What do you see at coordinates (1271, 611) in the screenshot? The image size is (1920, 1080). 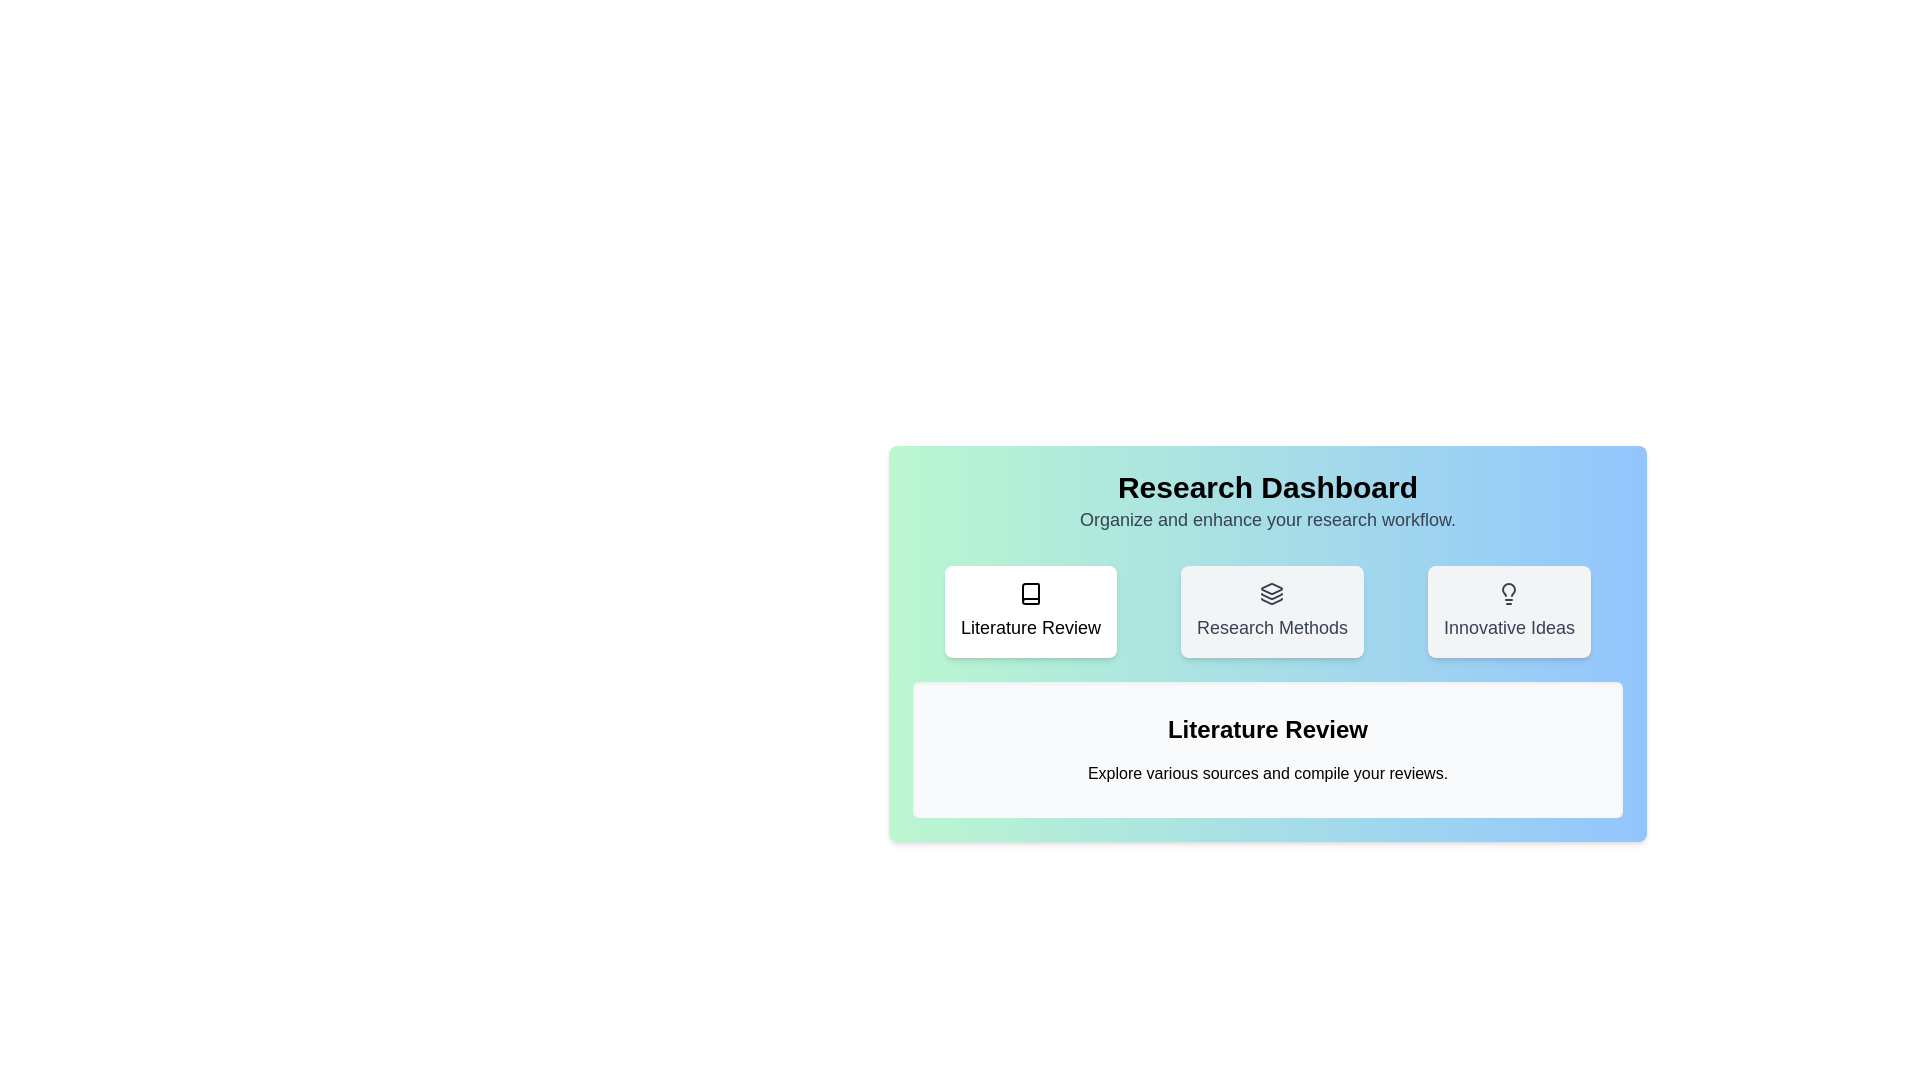 I see `the icon for the section Research Methods to observe it` at bounding box center [1271, 611].